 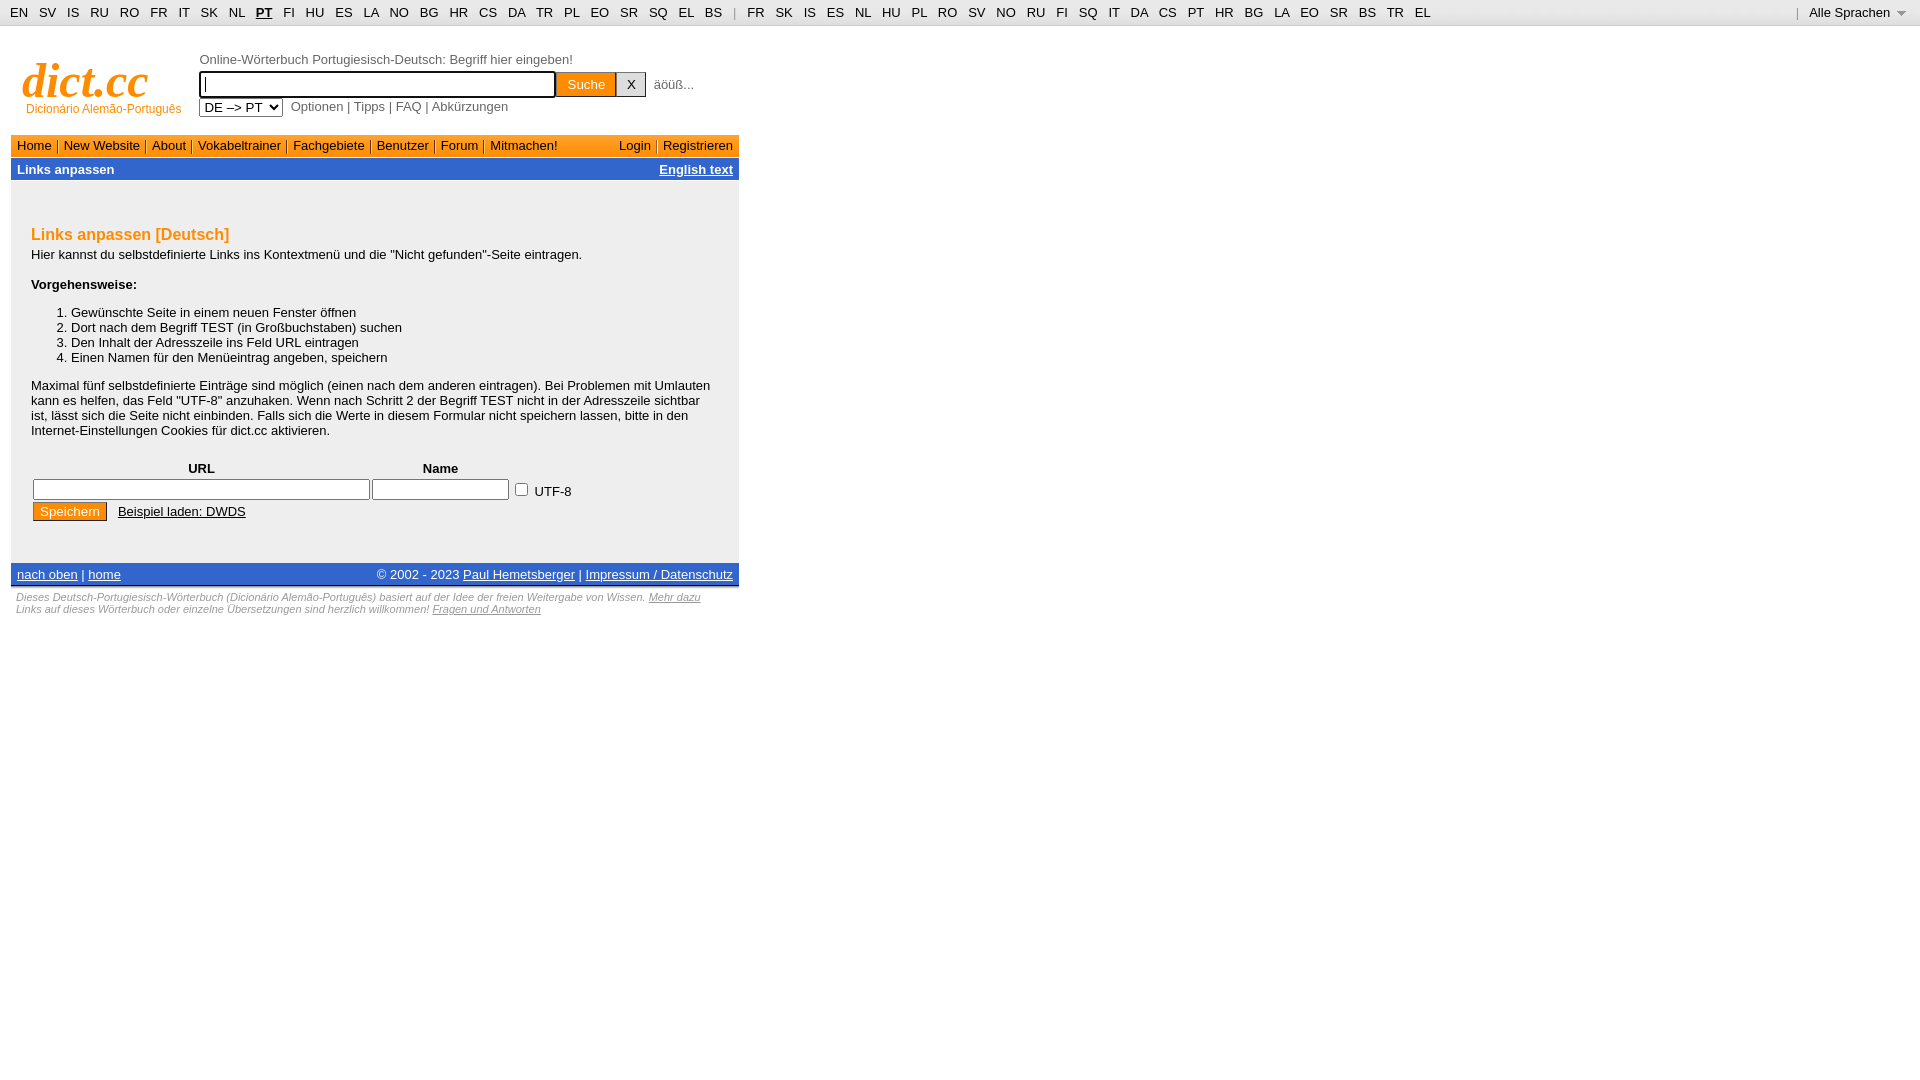 What do you see at coordinates (478, 12) in the screenshot?
I see `'CS'` at bounding box center [478, 12].